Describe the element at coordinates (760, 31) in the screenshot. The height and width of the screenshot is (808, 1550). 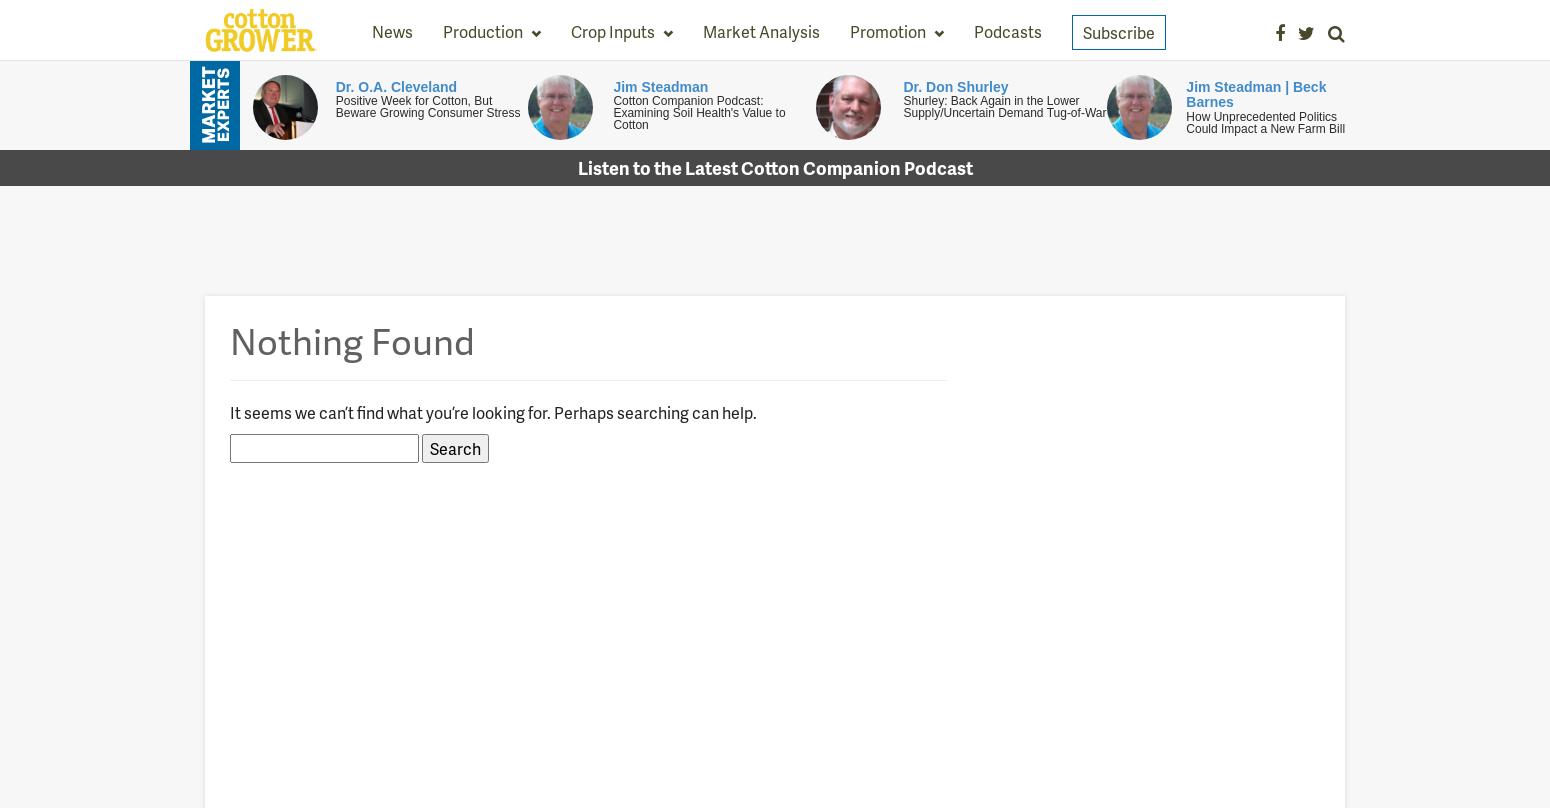
I see `'Market Analysis'` at that location.